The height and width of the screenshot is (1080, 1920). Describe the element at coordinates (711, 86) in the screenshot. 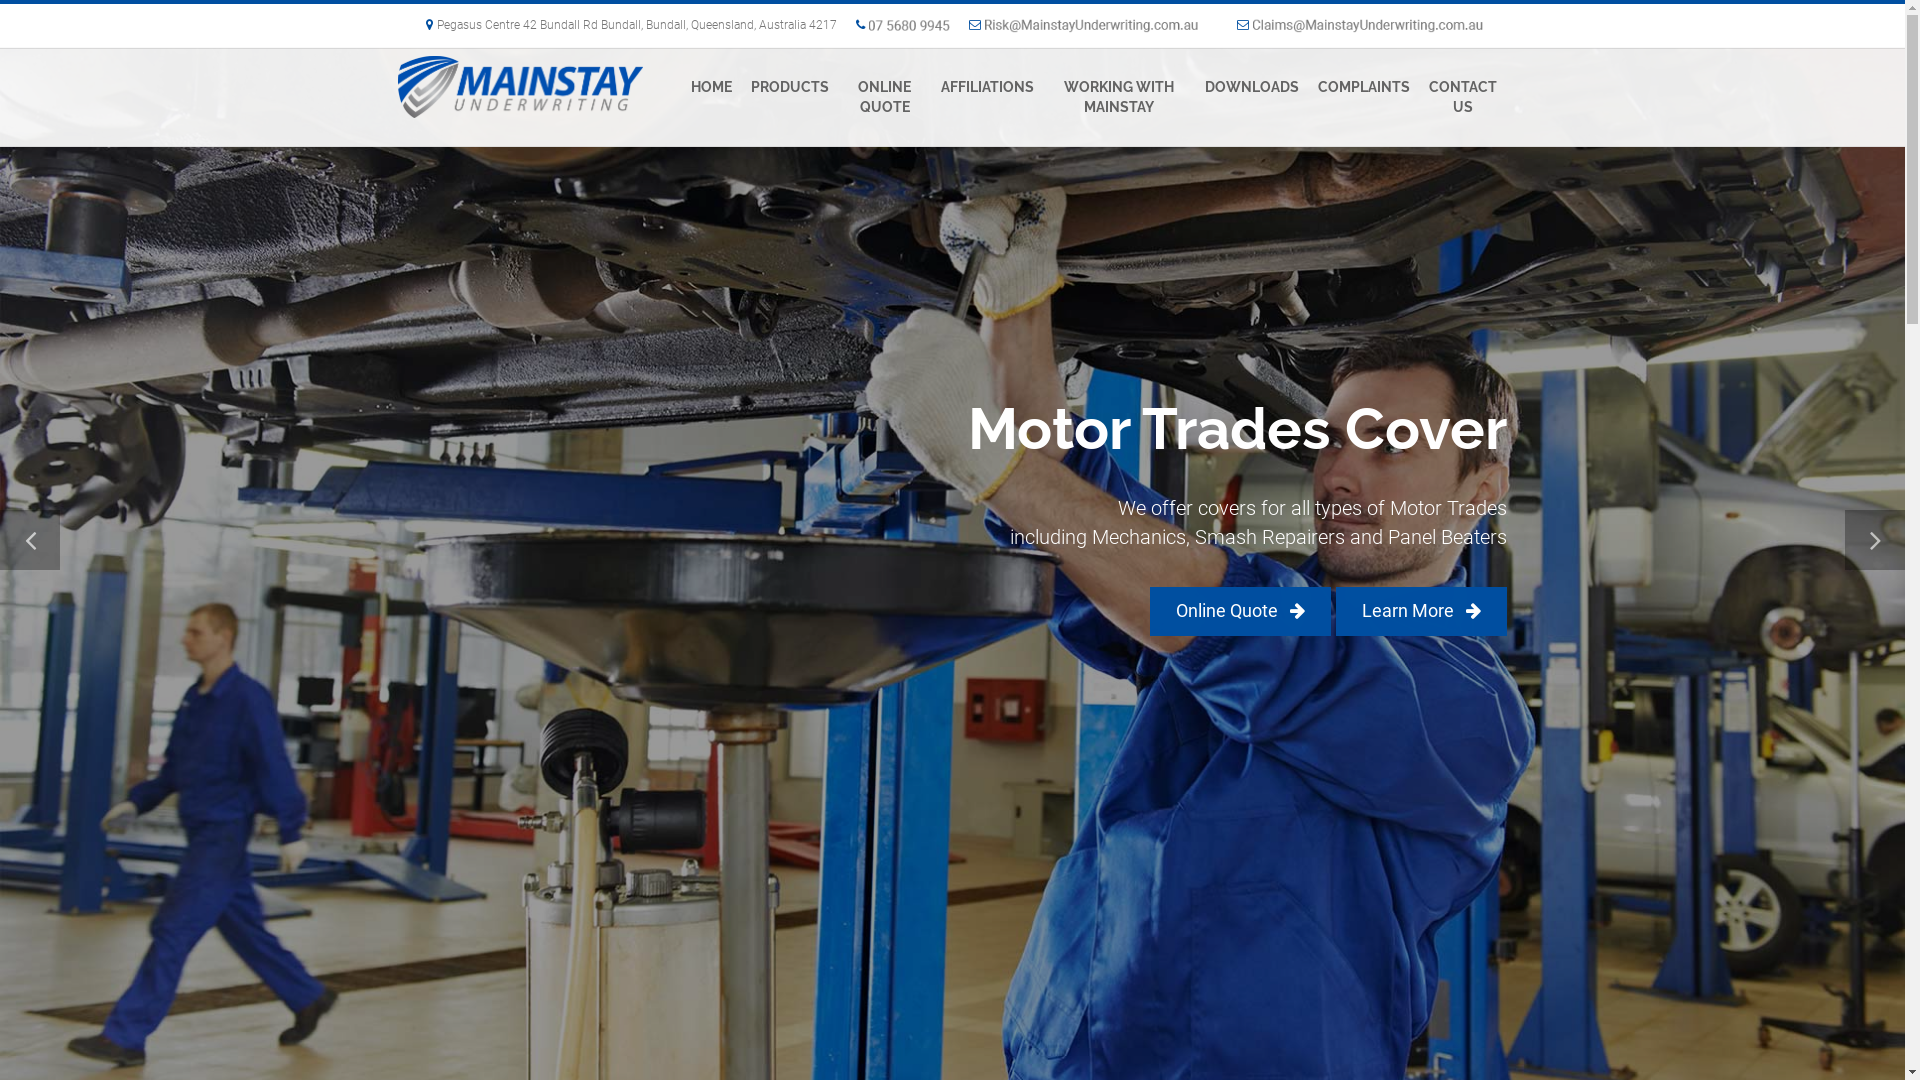

I see `'HOME'` at that location.